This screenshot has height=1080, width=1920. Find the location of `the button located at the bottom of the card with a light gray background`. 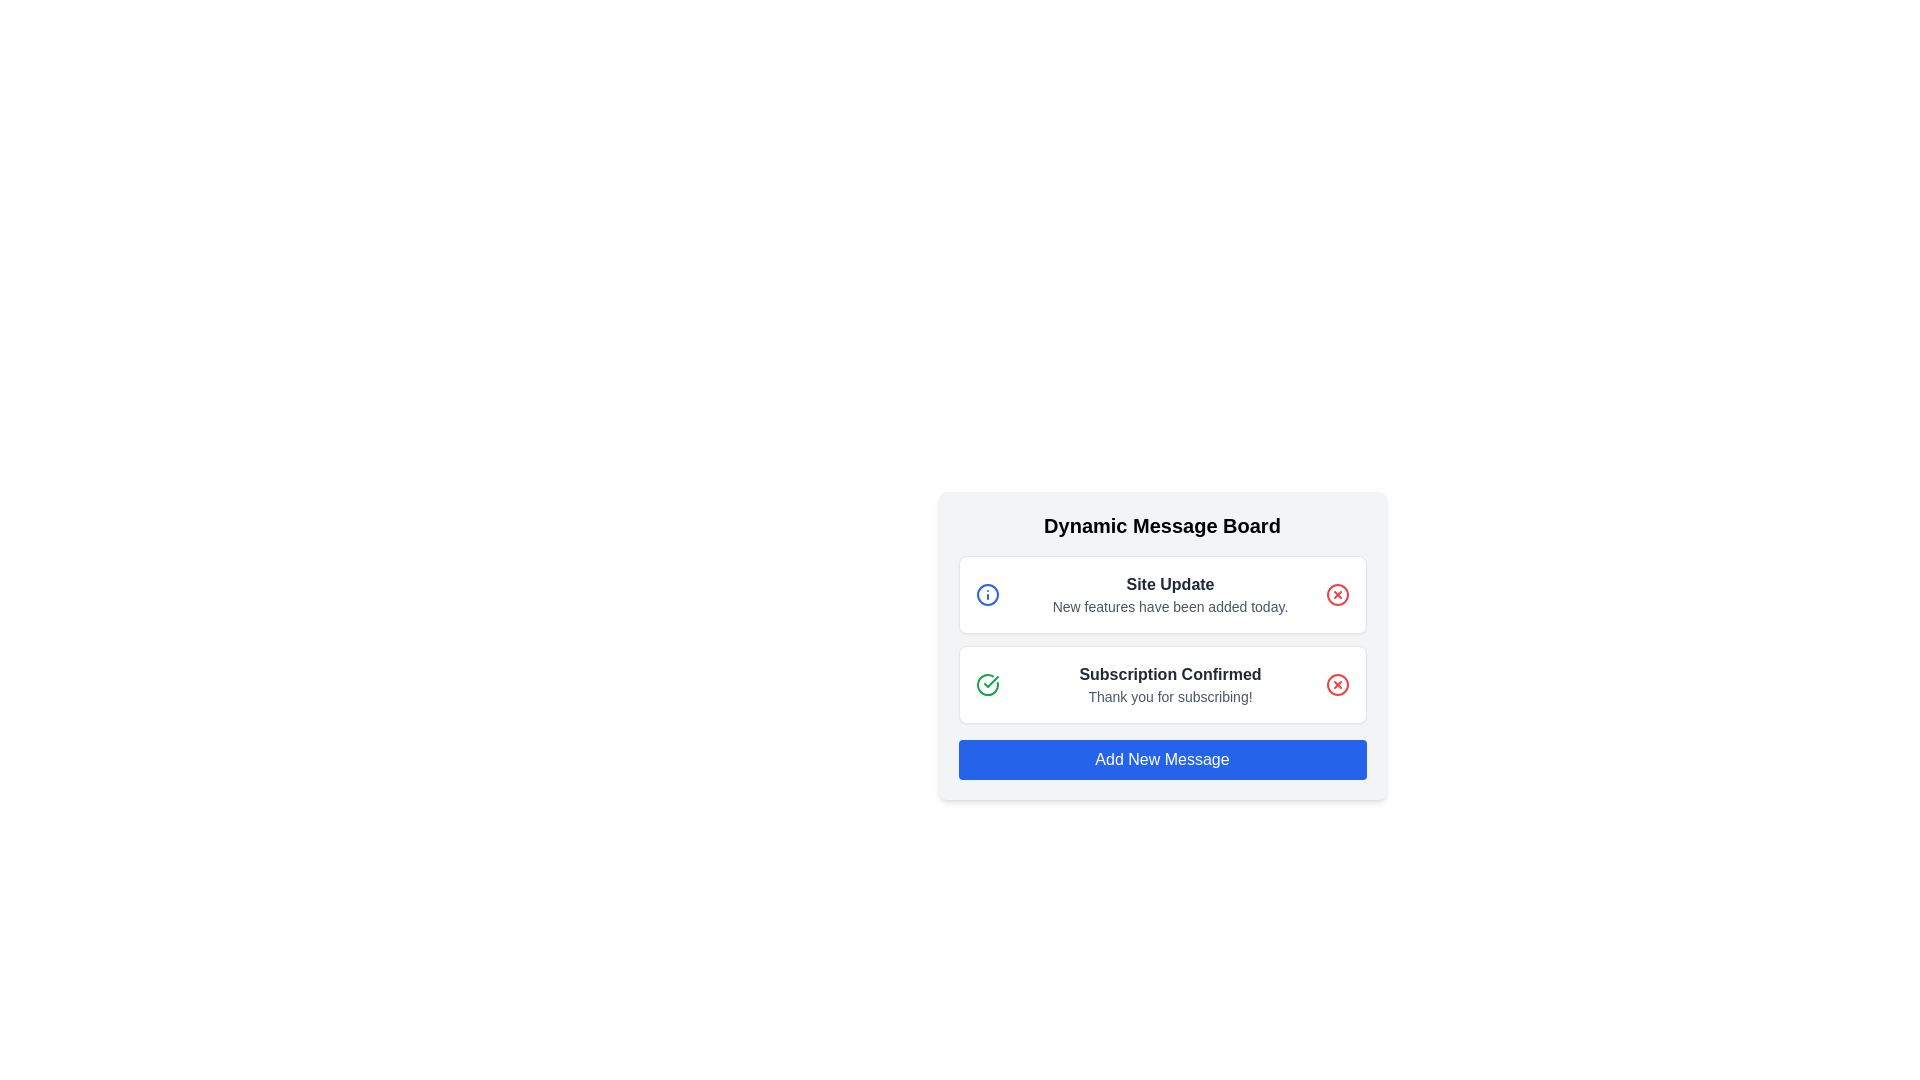

the button located at the bottom of the card with a light gray background is located at coordinates (1162, 759).